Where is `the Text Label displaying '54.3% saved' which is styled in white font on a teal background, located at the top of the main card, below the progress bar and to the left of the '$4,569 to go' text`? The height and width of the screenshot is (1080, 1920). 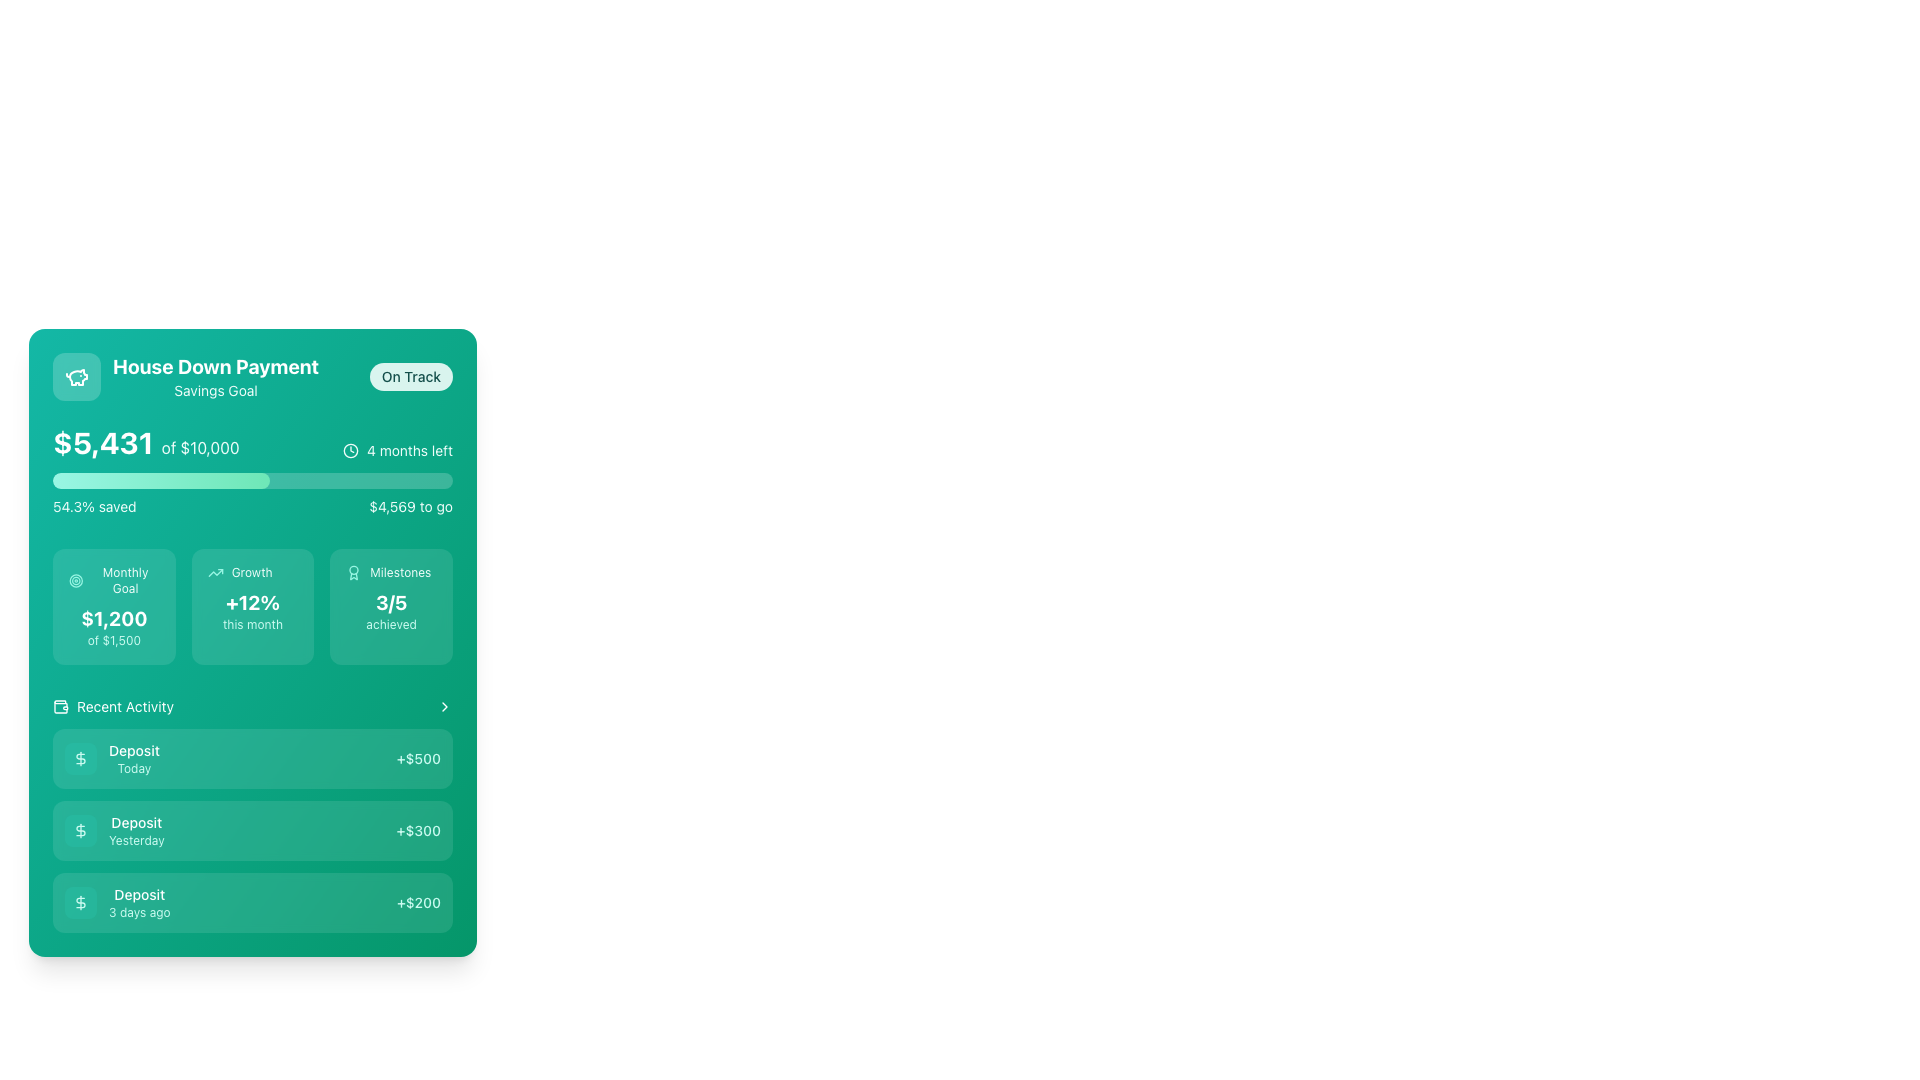 the Text Label displaying '54.3% saved' which is styled in white font on a teal background, located at the top of the main card, below the progress bar and to the left of the '$4,569 to go' text is located at coordinates (93, 505).